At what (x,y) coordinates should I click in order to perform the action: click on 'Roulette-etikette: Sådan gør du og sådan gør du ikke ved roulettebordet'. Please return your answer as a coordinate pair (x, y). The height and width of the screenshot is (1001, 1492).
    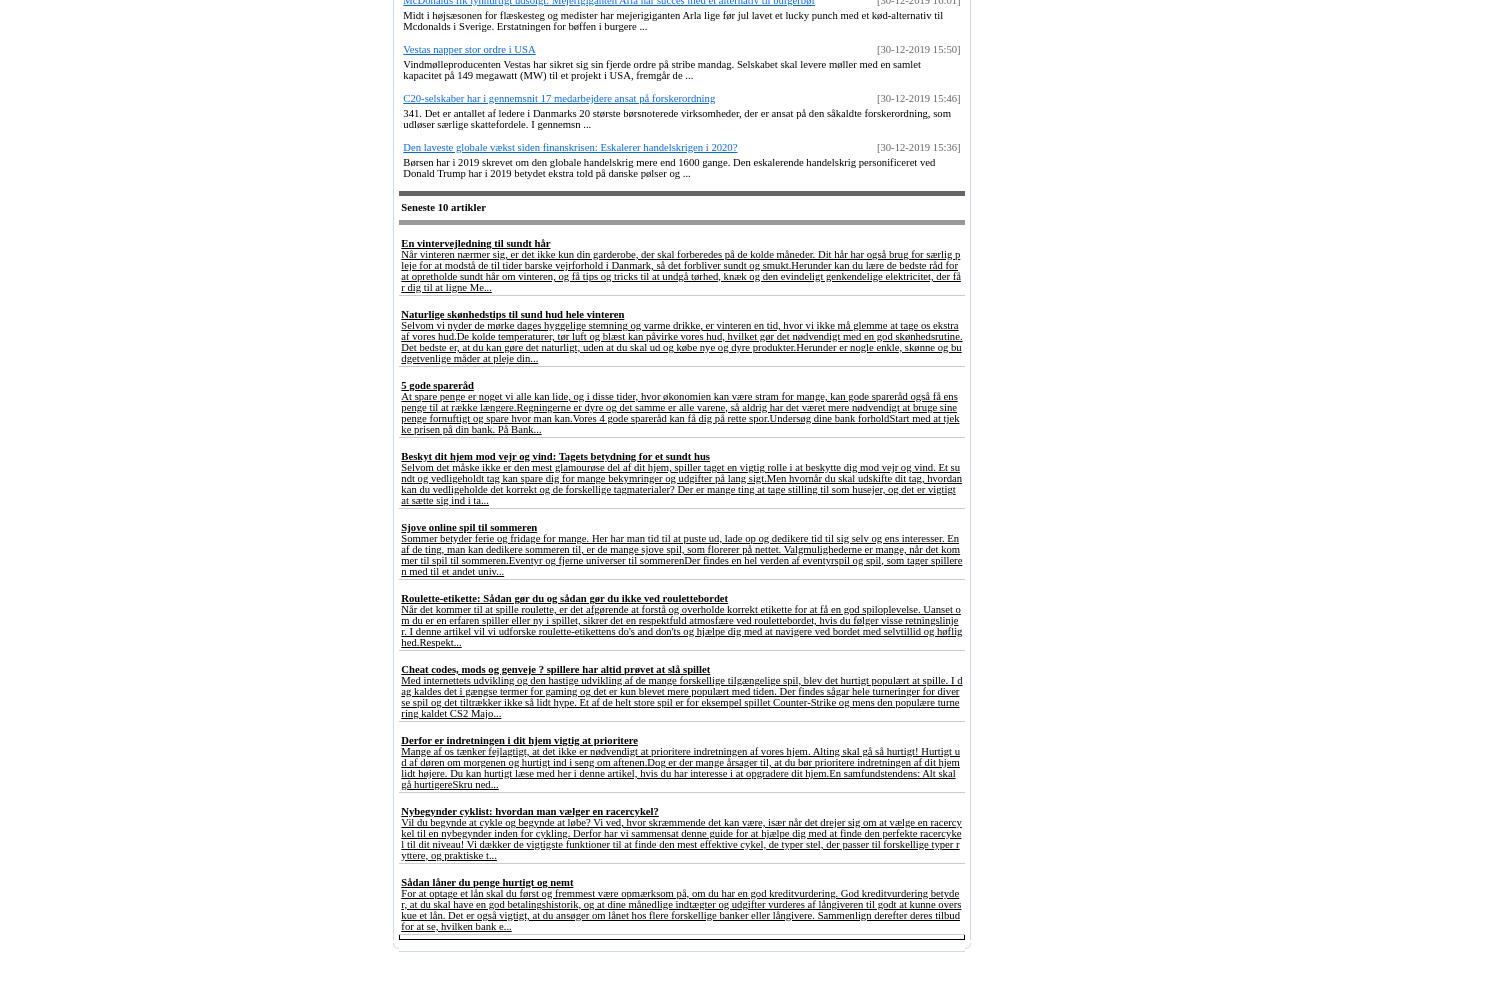
    Looking at the image, I should click on (563, 597).